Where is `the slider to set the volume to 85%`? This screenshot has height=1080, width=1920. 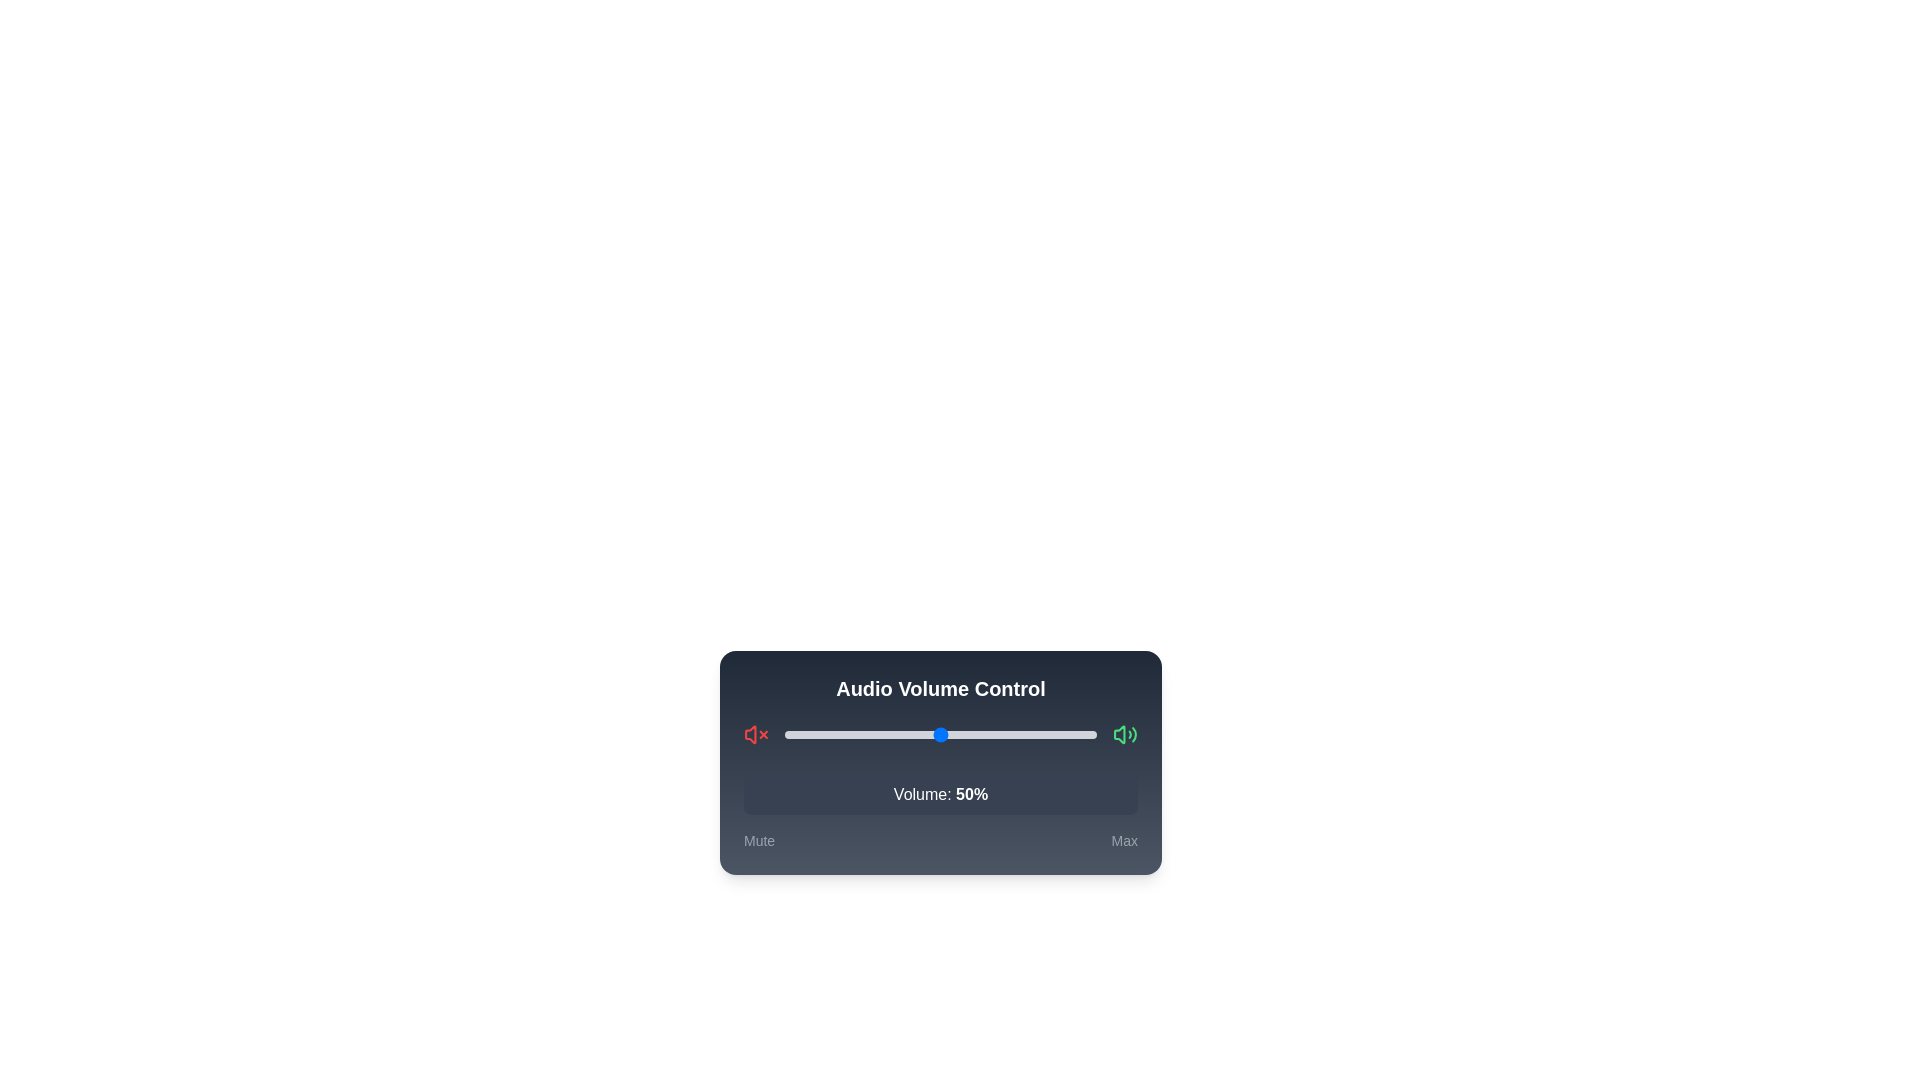
the slider to set the volume to 85% is located at coordinates (1048, 735).